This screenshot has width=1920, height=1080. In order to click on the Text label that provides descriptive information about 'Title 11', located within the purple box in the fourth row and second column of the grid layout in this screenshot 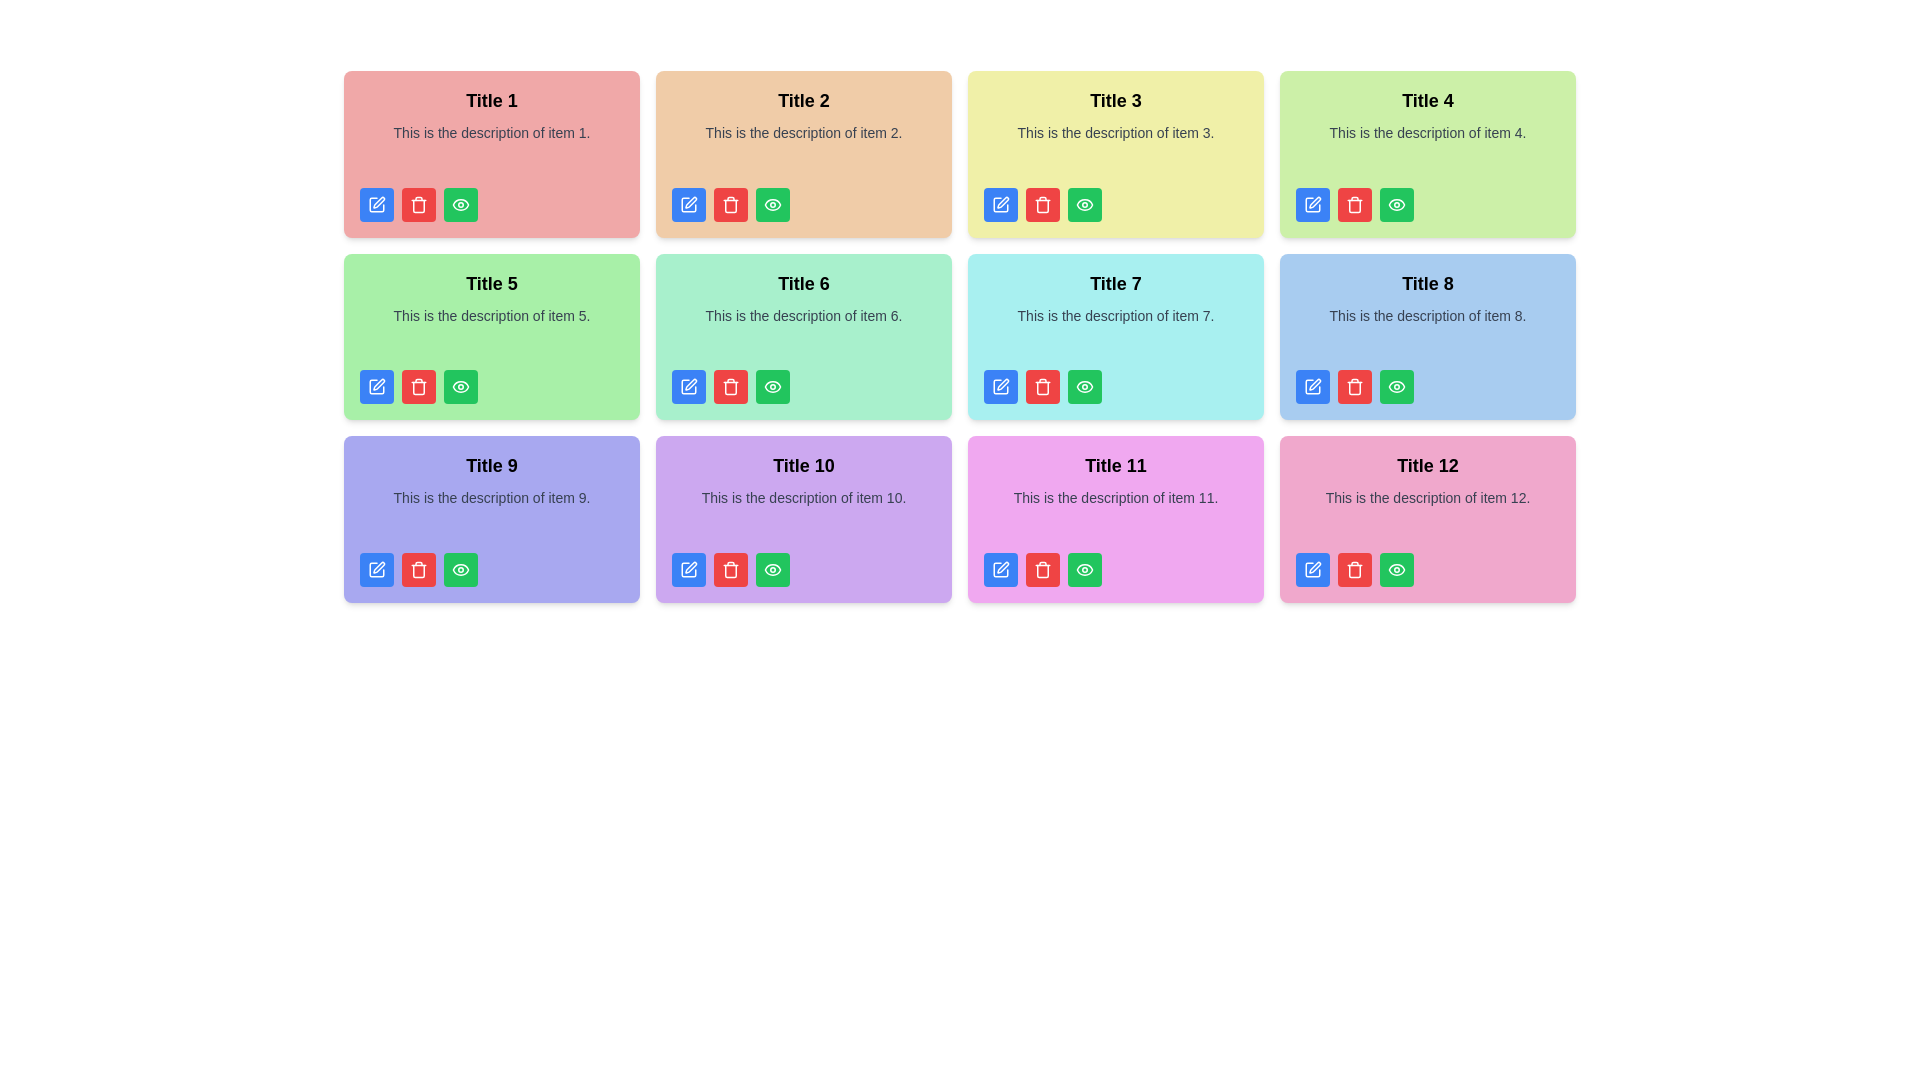, I will do `click(1115, 512)`.